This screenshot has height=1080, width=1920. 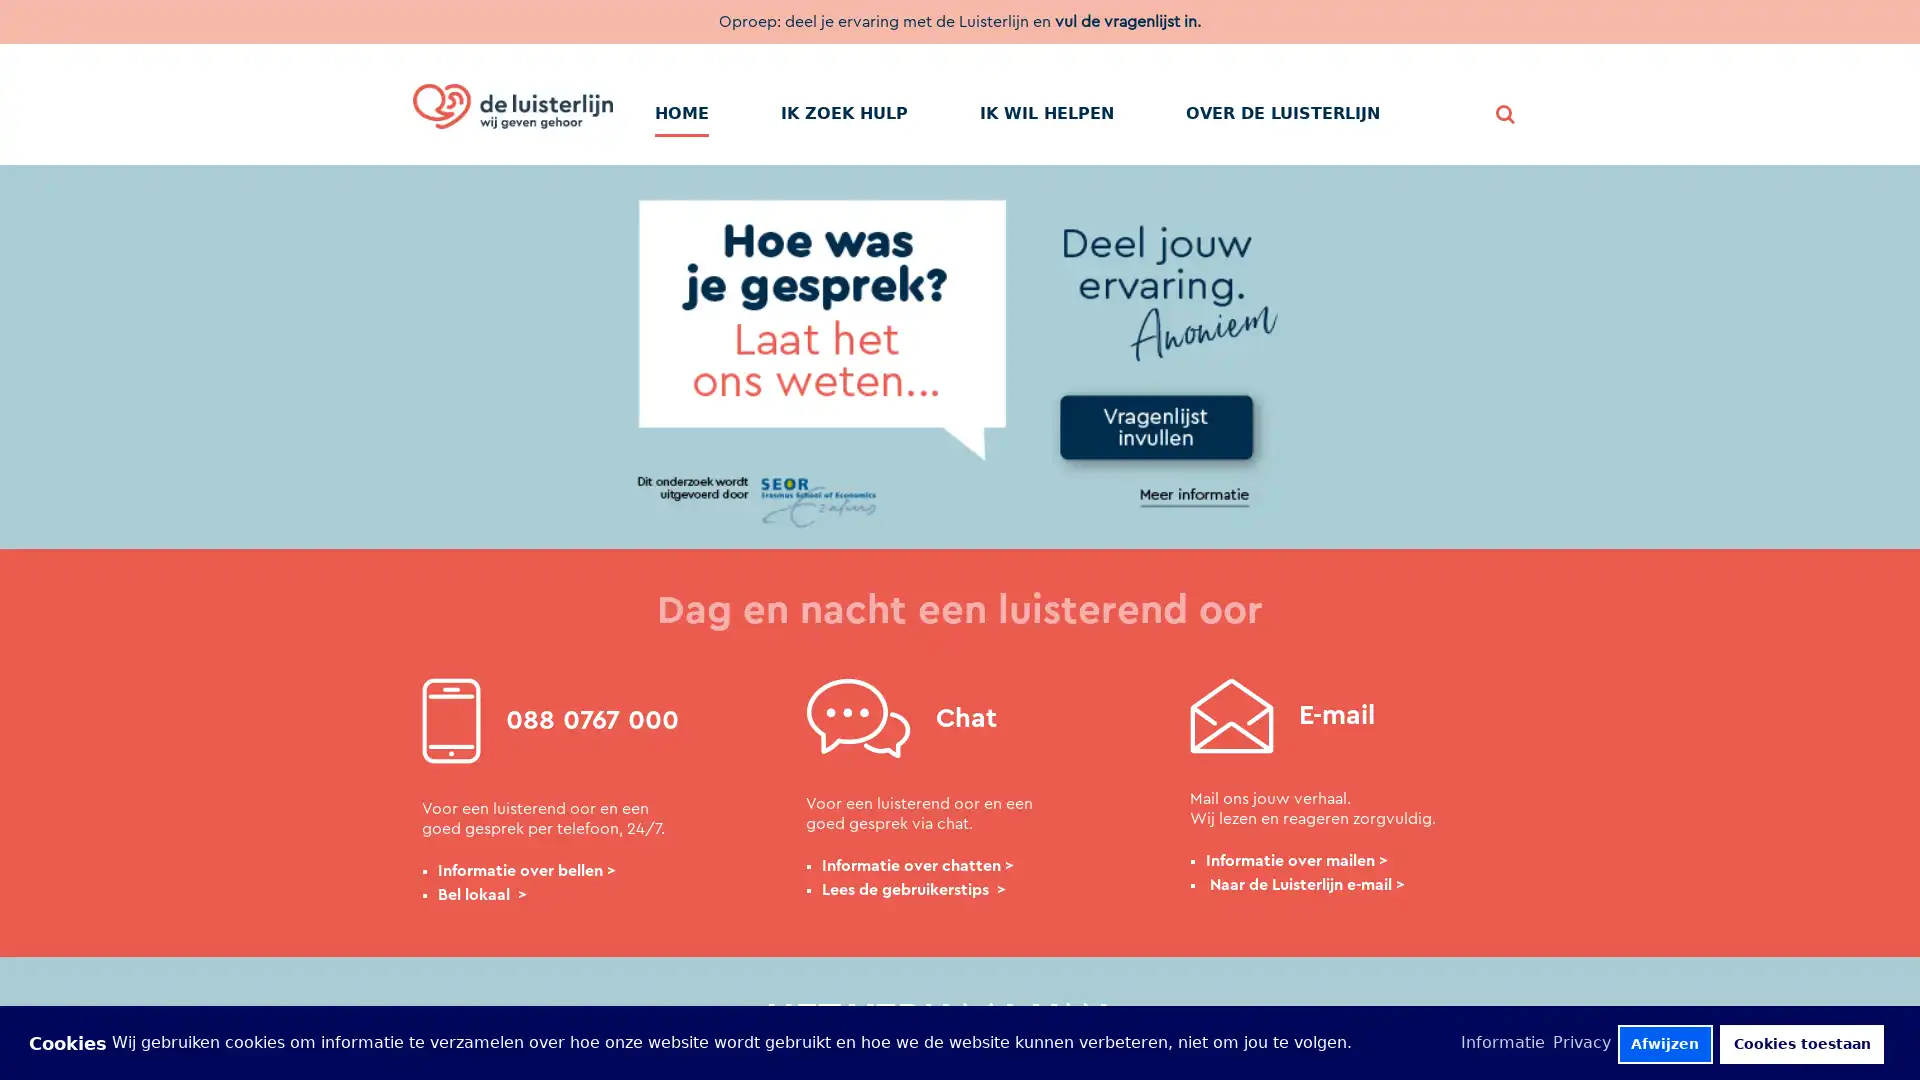 I want to click on allow cookies, so click(x=1801, y=1043).